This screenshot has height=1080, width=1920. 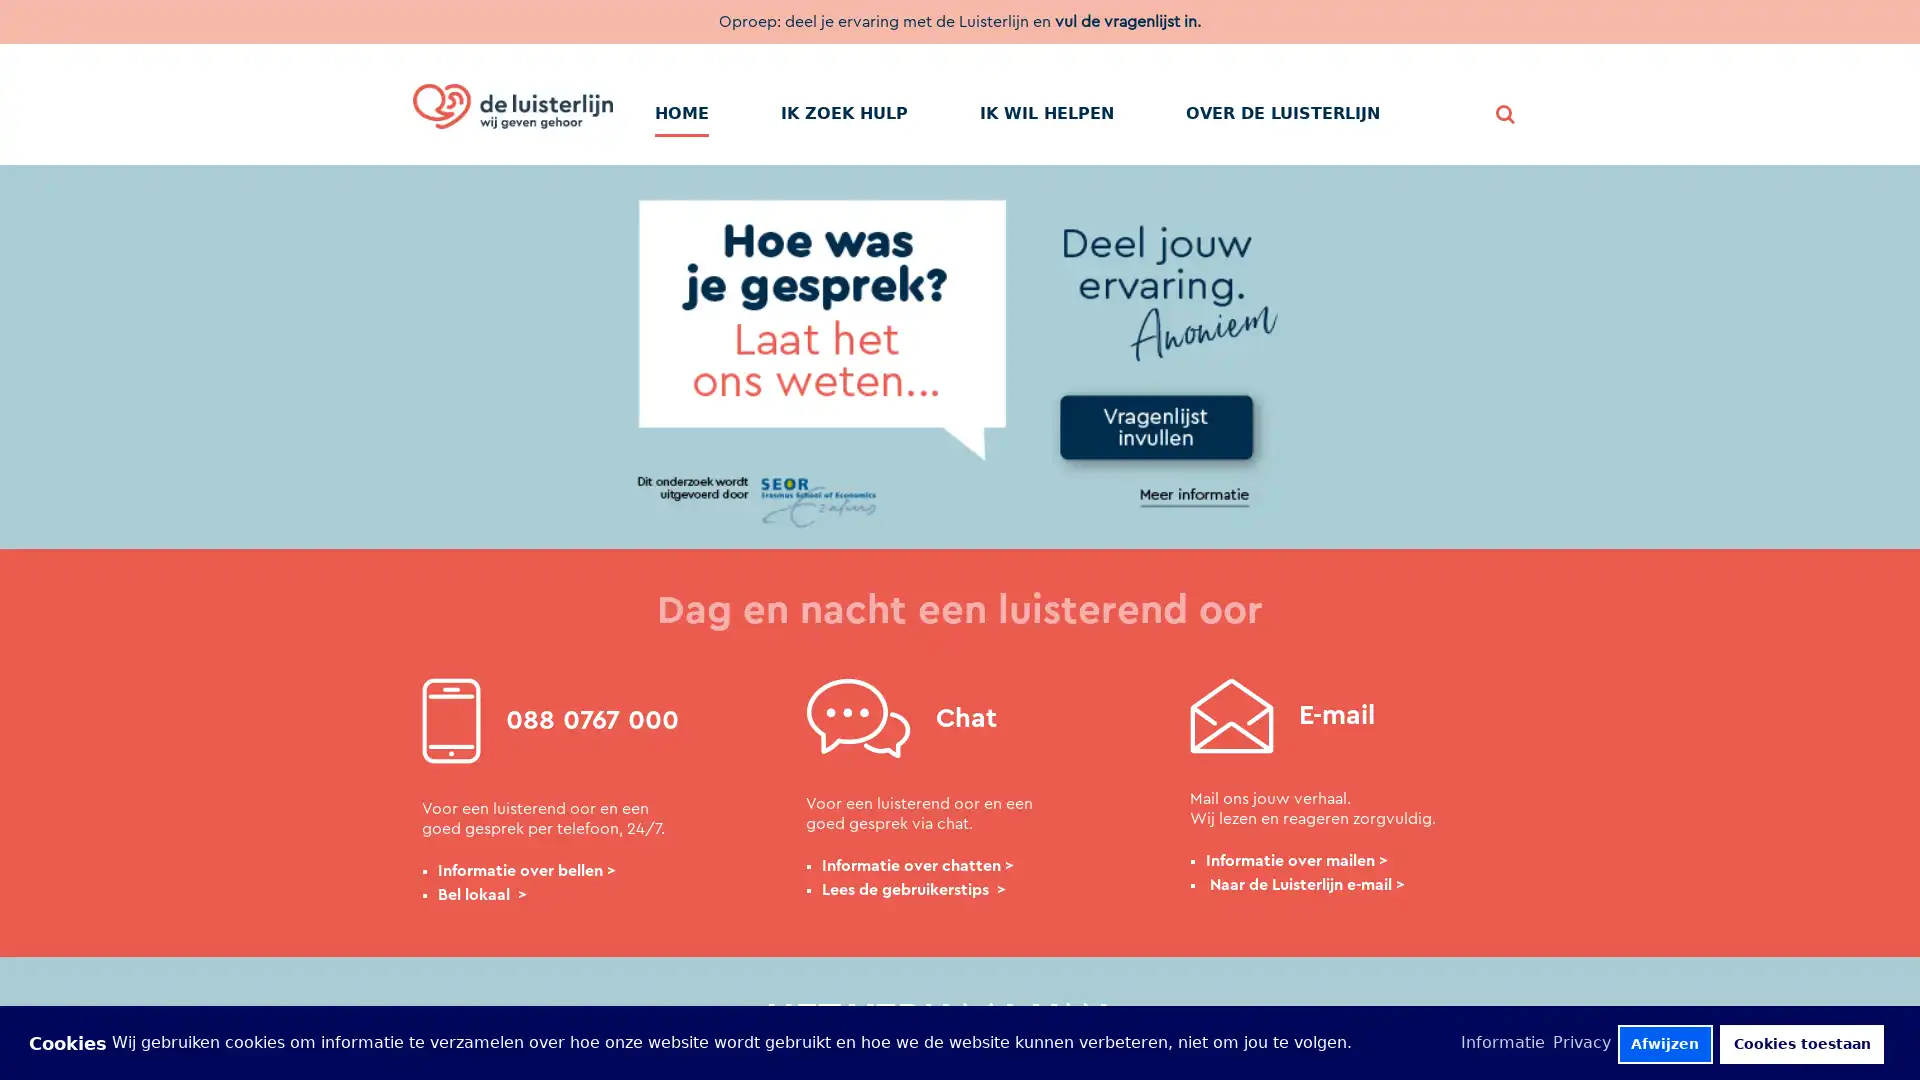 I want to click on allow cookies, so click(x=1801, y=1043).